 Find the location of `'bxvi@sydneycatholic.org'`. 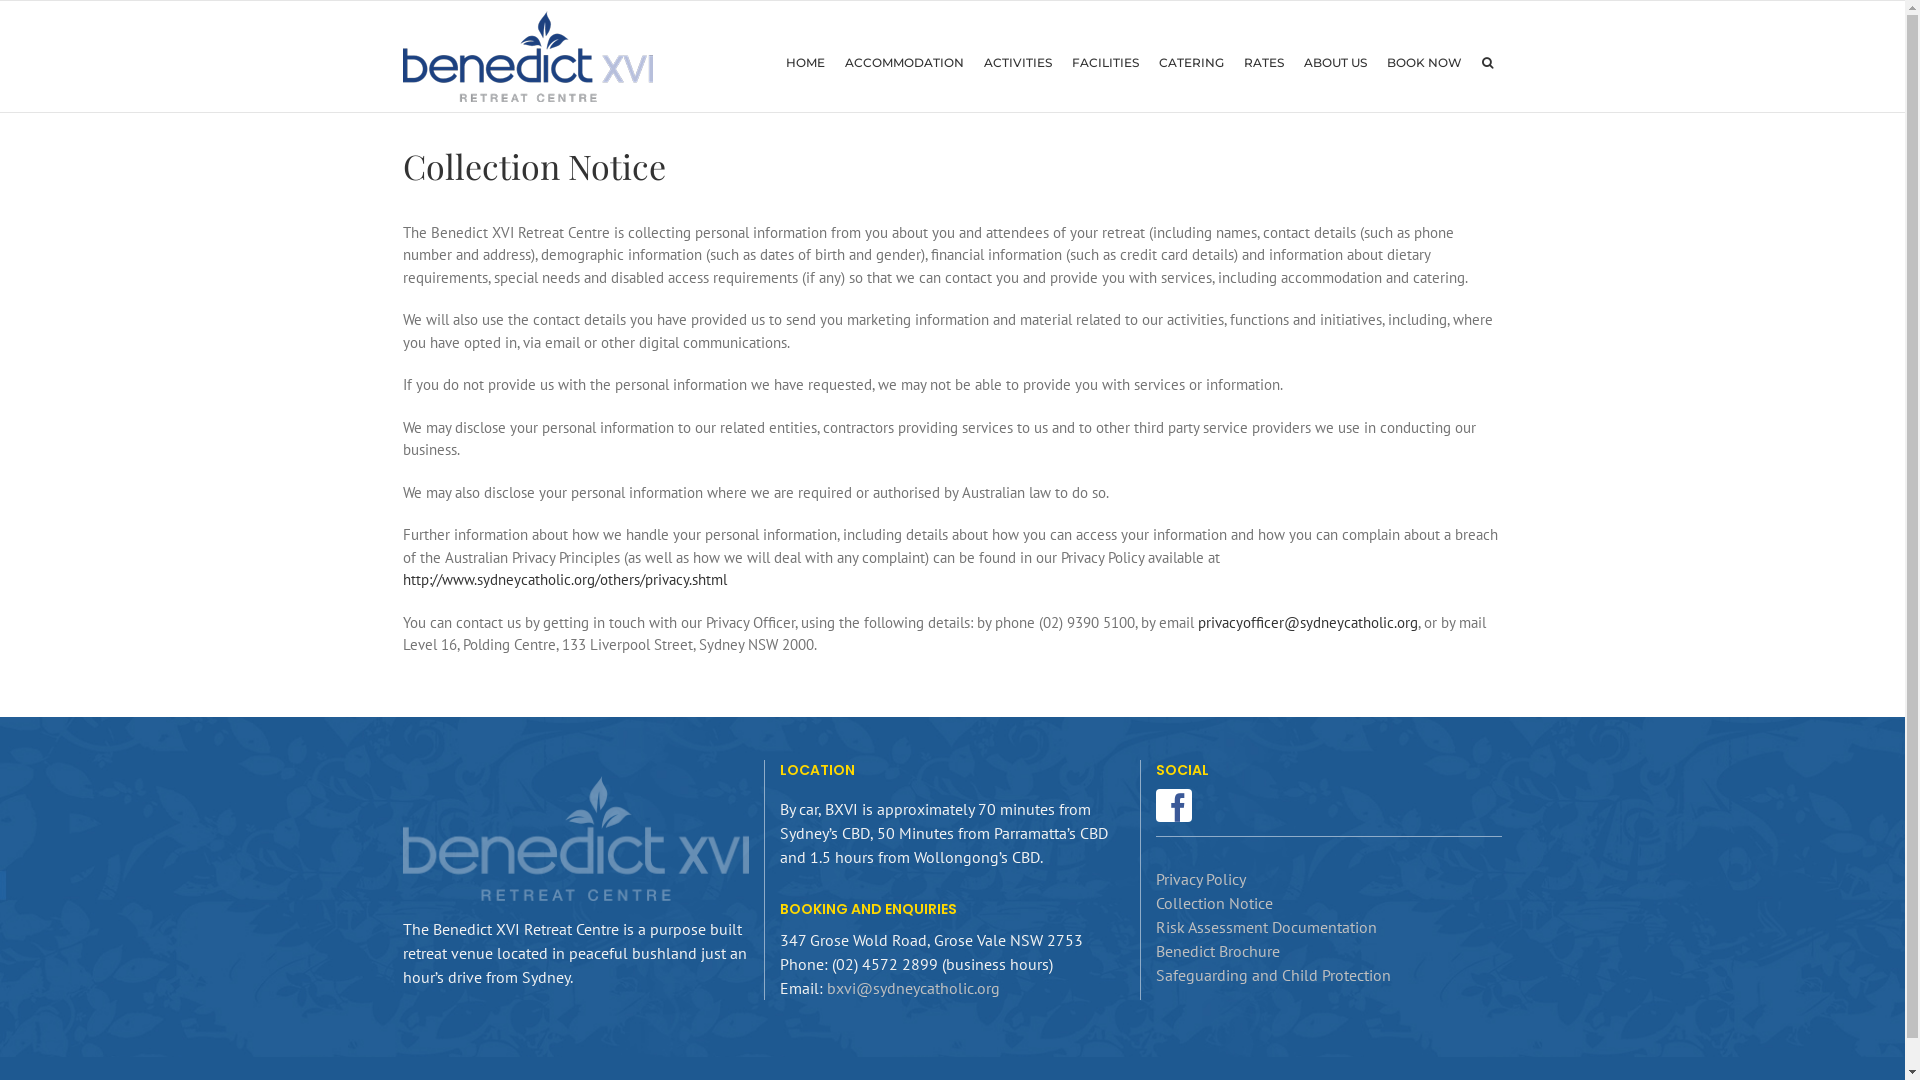

'bxvi@sydneycatholic.org' is located at coordinates (912, 986).